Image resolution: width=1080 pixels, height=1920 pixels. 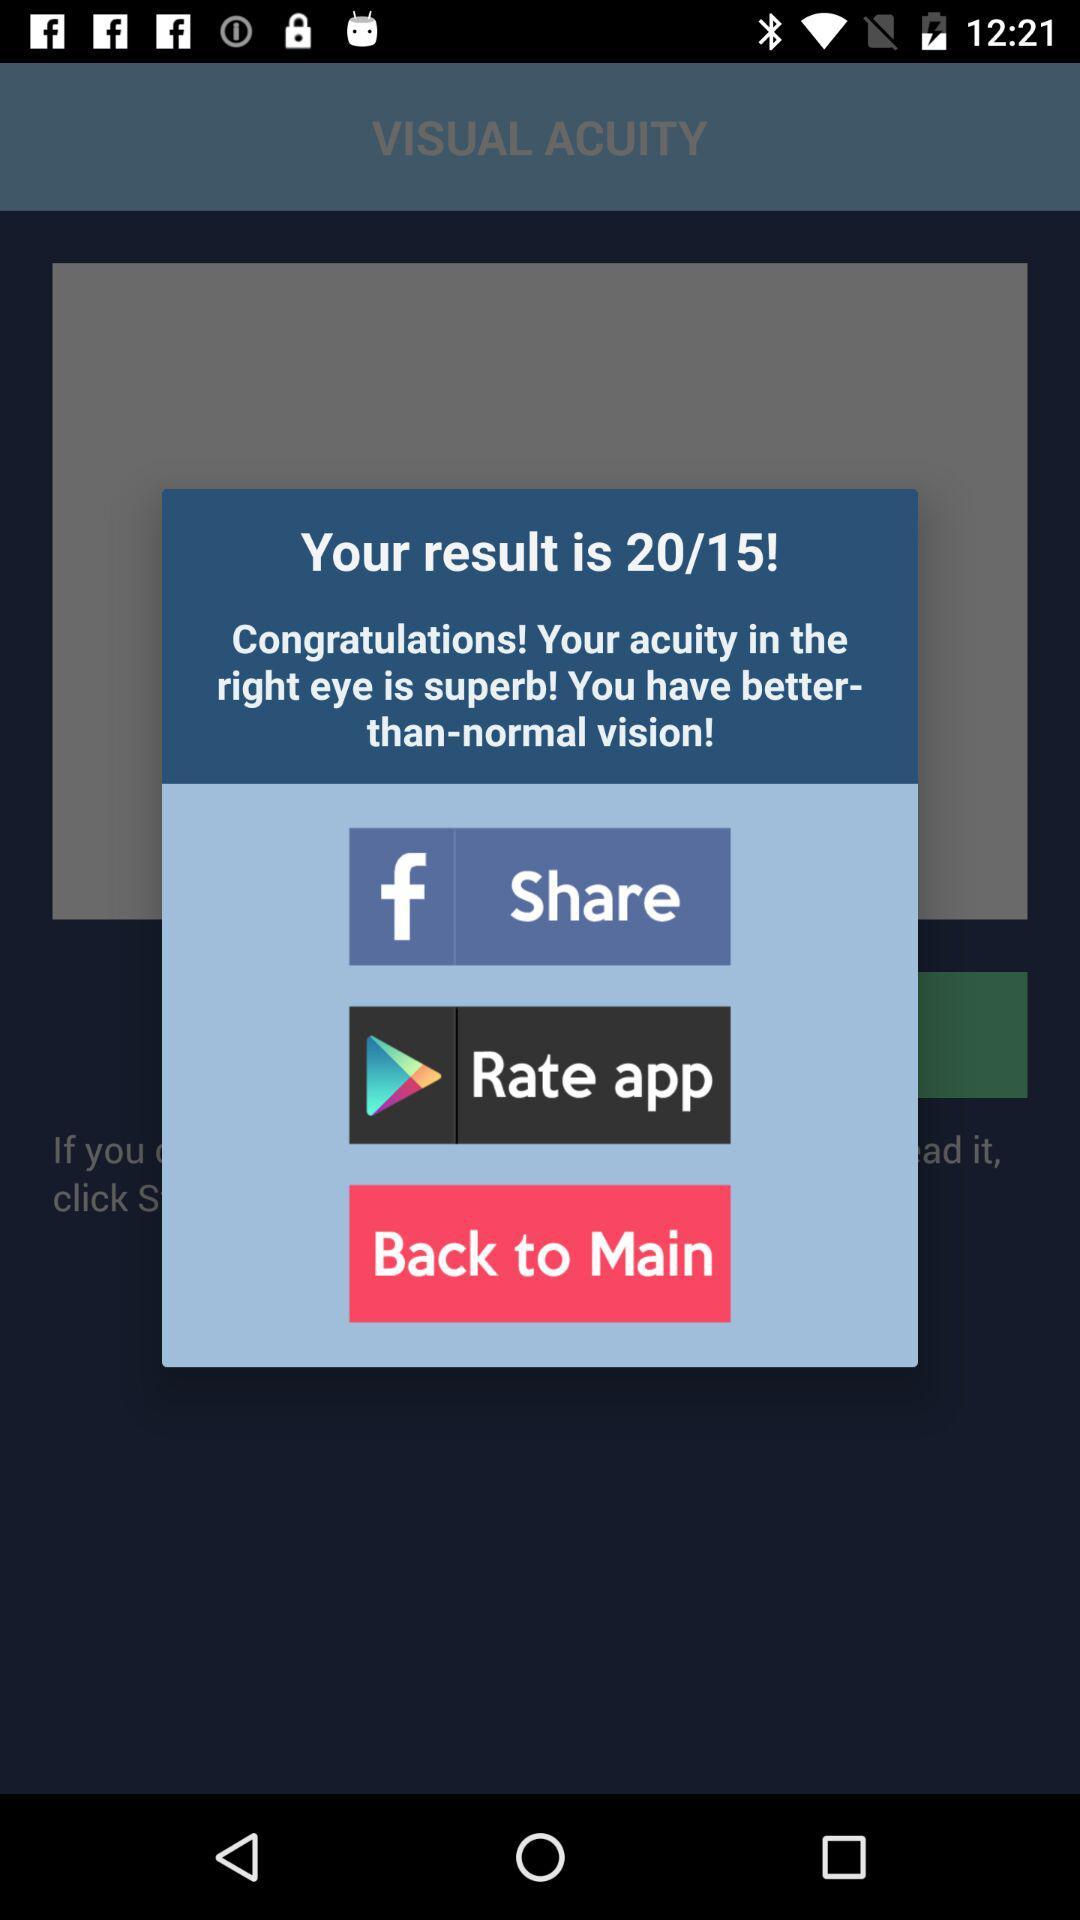 What do you see at coordinates (538, 1074) in the screenshot?
I see `rate app` at bounding box center [538, 1074].